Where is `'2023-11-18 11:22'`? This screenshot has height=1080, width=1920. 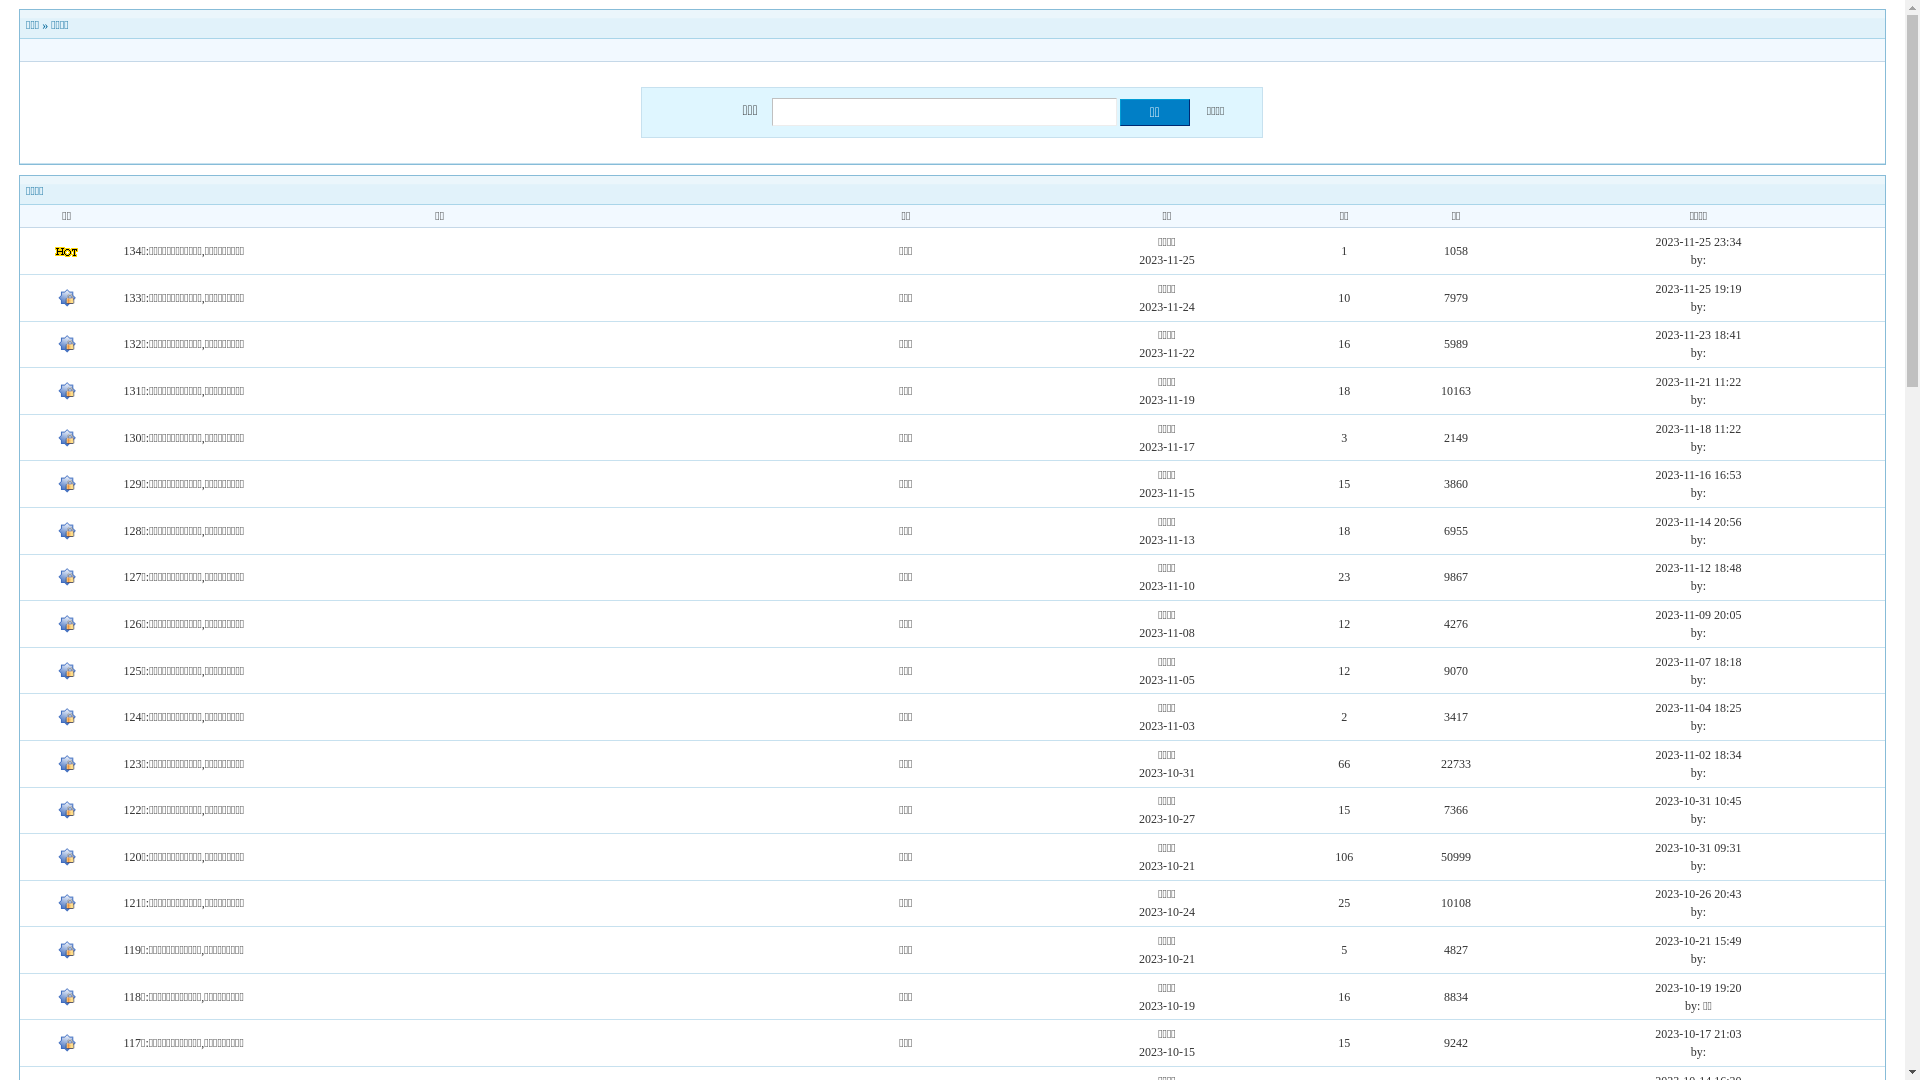 '2023-11-18 11:22' is located at coordinates (1697, 427).